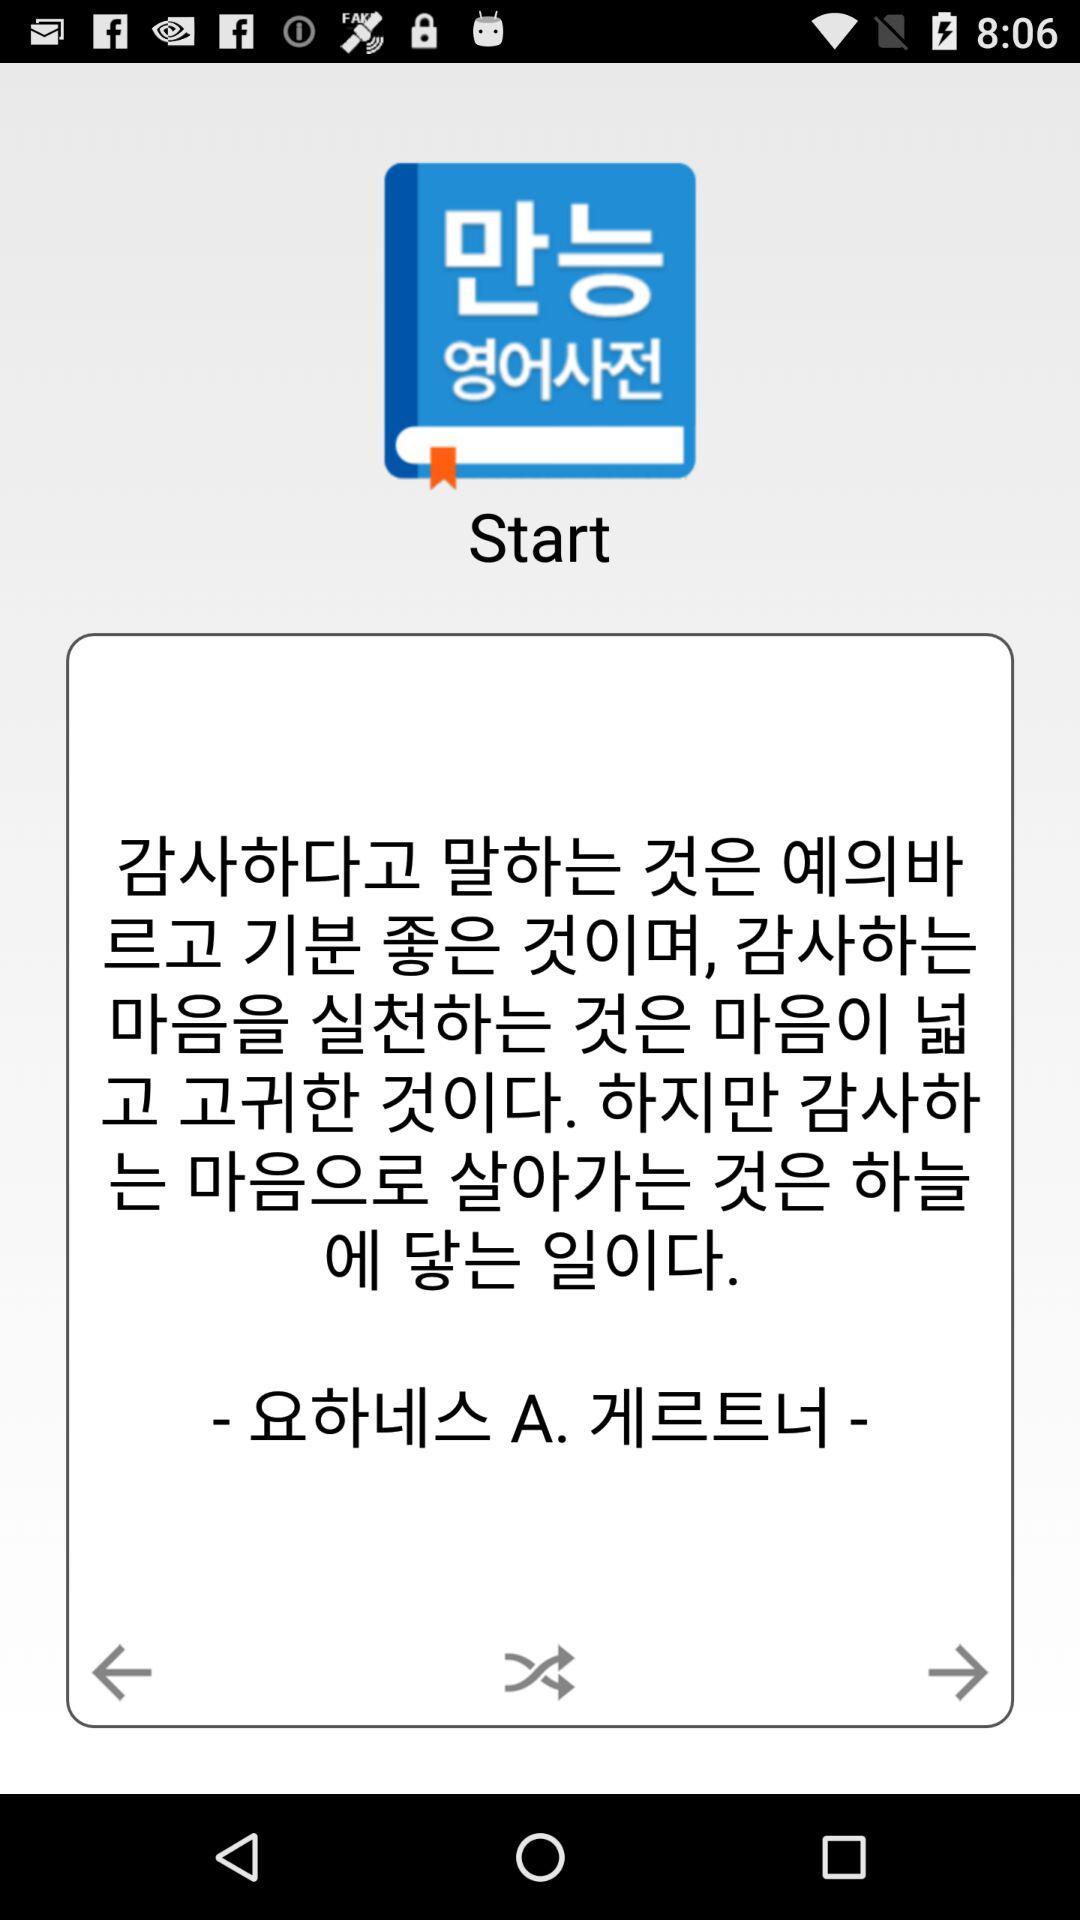 Image resolution: width=1080 pixels, height=1920 pixels. I want to click on app below the start item, so click(540, 1141).